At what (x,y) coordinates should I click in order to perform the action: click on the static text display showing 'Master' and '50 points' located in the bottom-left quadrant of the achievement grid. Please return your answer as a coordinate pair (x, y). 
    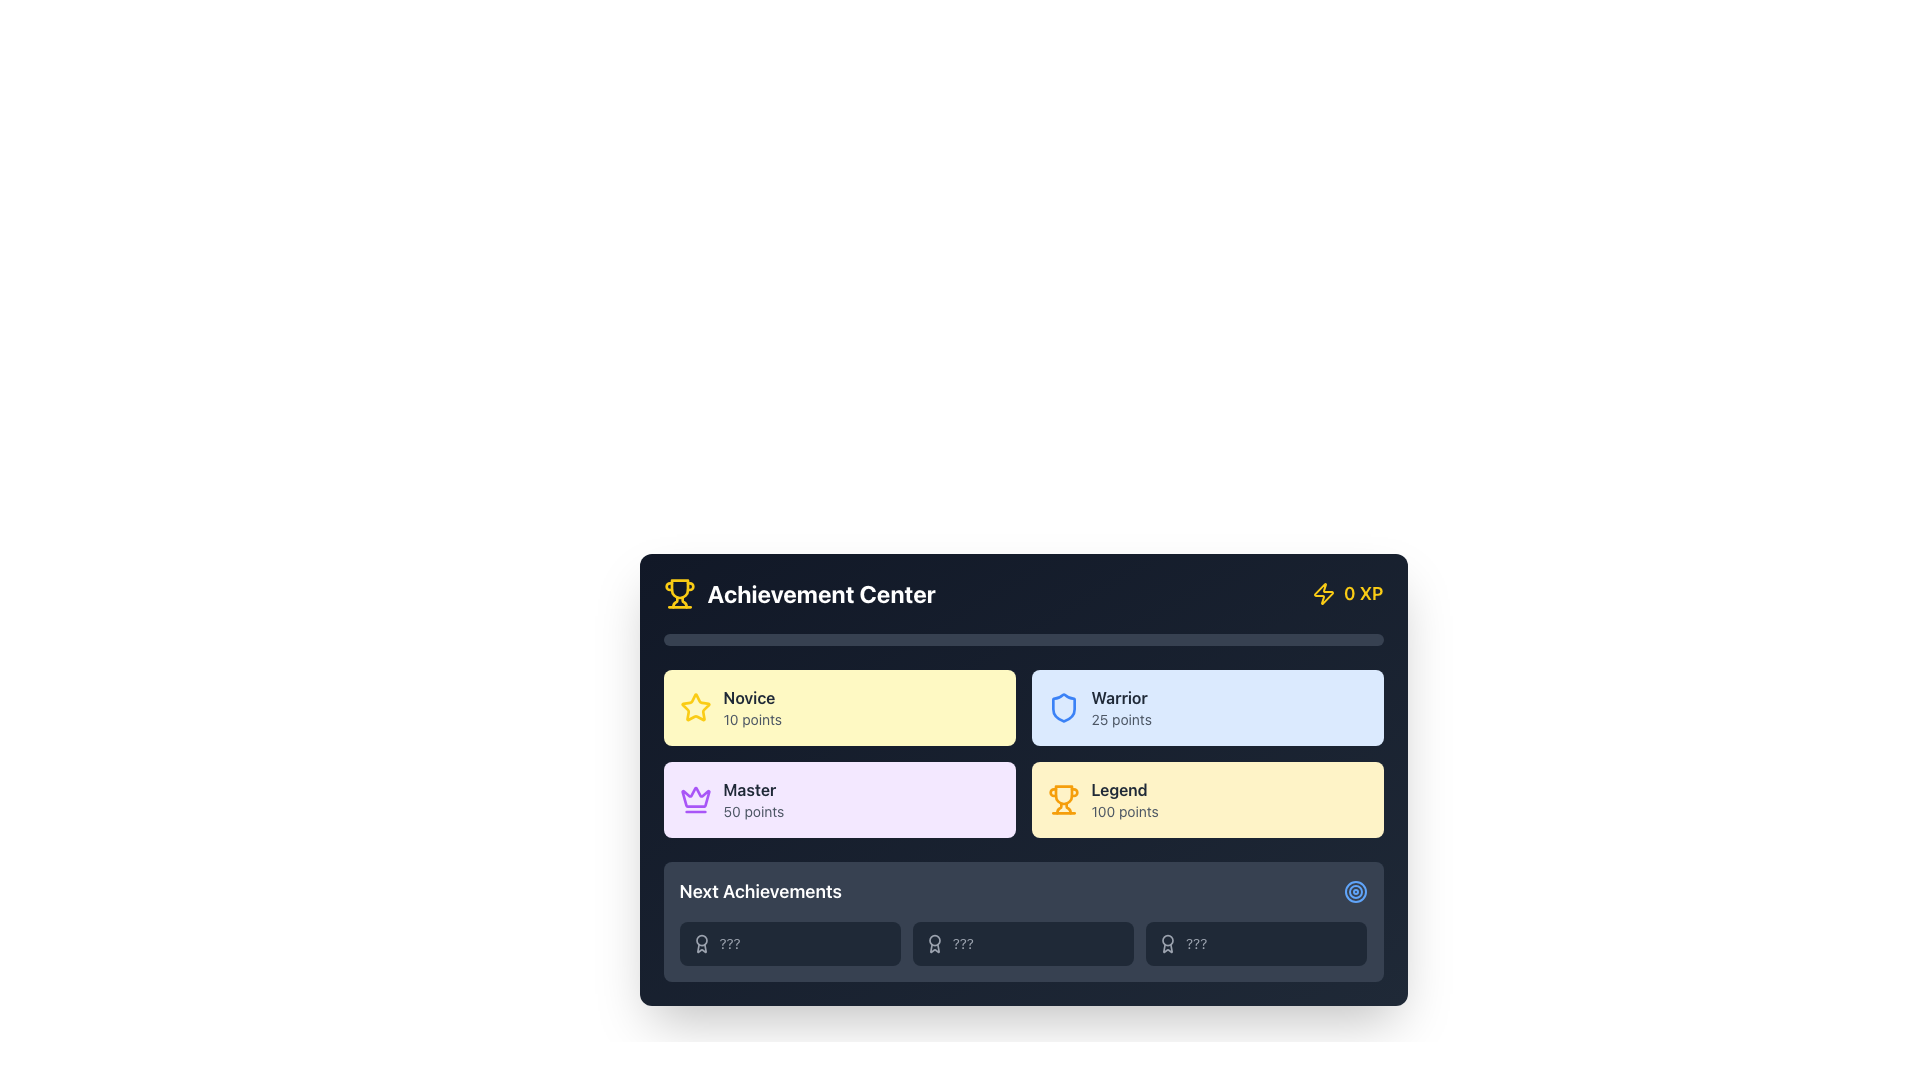
    Looking at the image, I should click on (752, 798).